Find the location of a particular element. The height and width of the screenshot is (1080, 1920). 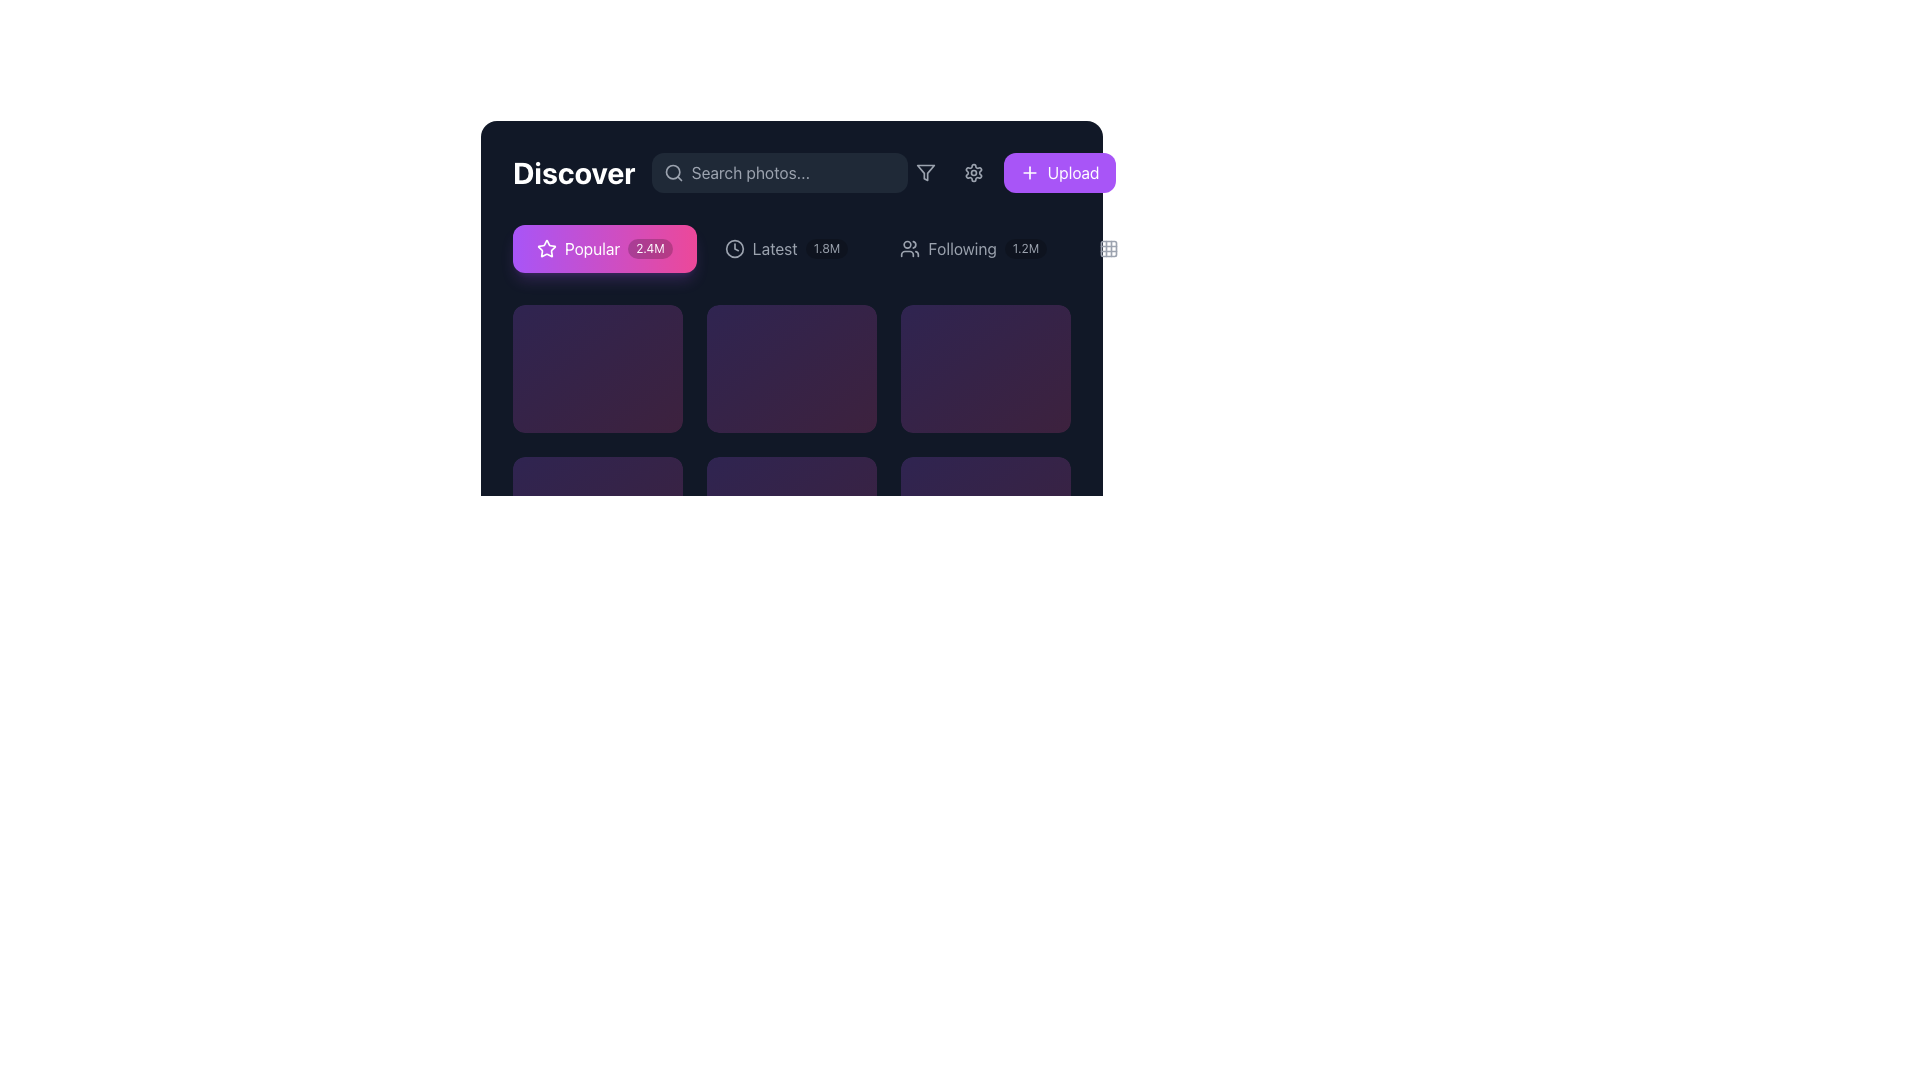

the large, bold, white text label that reads 'Discover', positioned at the top-left corner of the dark-themed interface is located at coordinates (573, 172).